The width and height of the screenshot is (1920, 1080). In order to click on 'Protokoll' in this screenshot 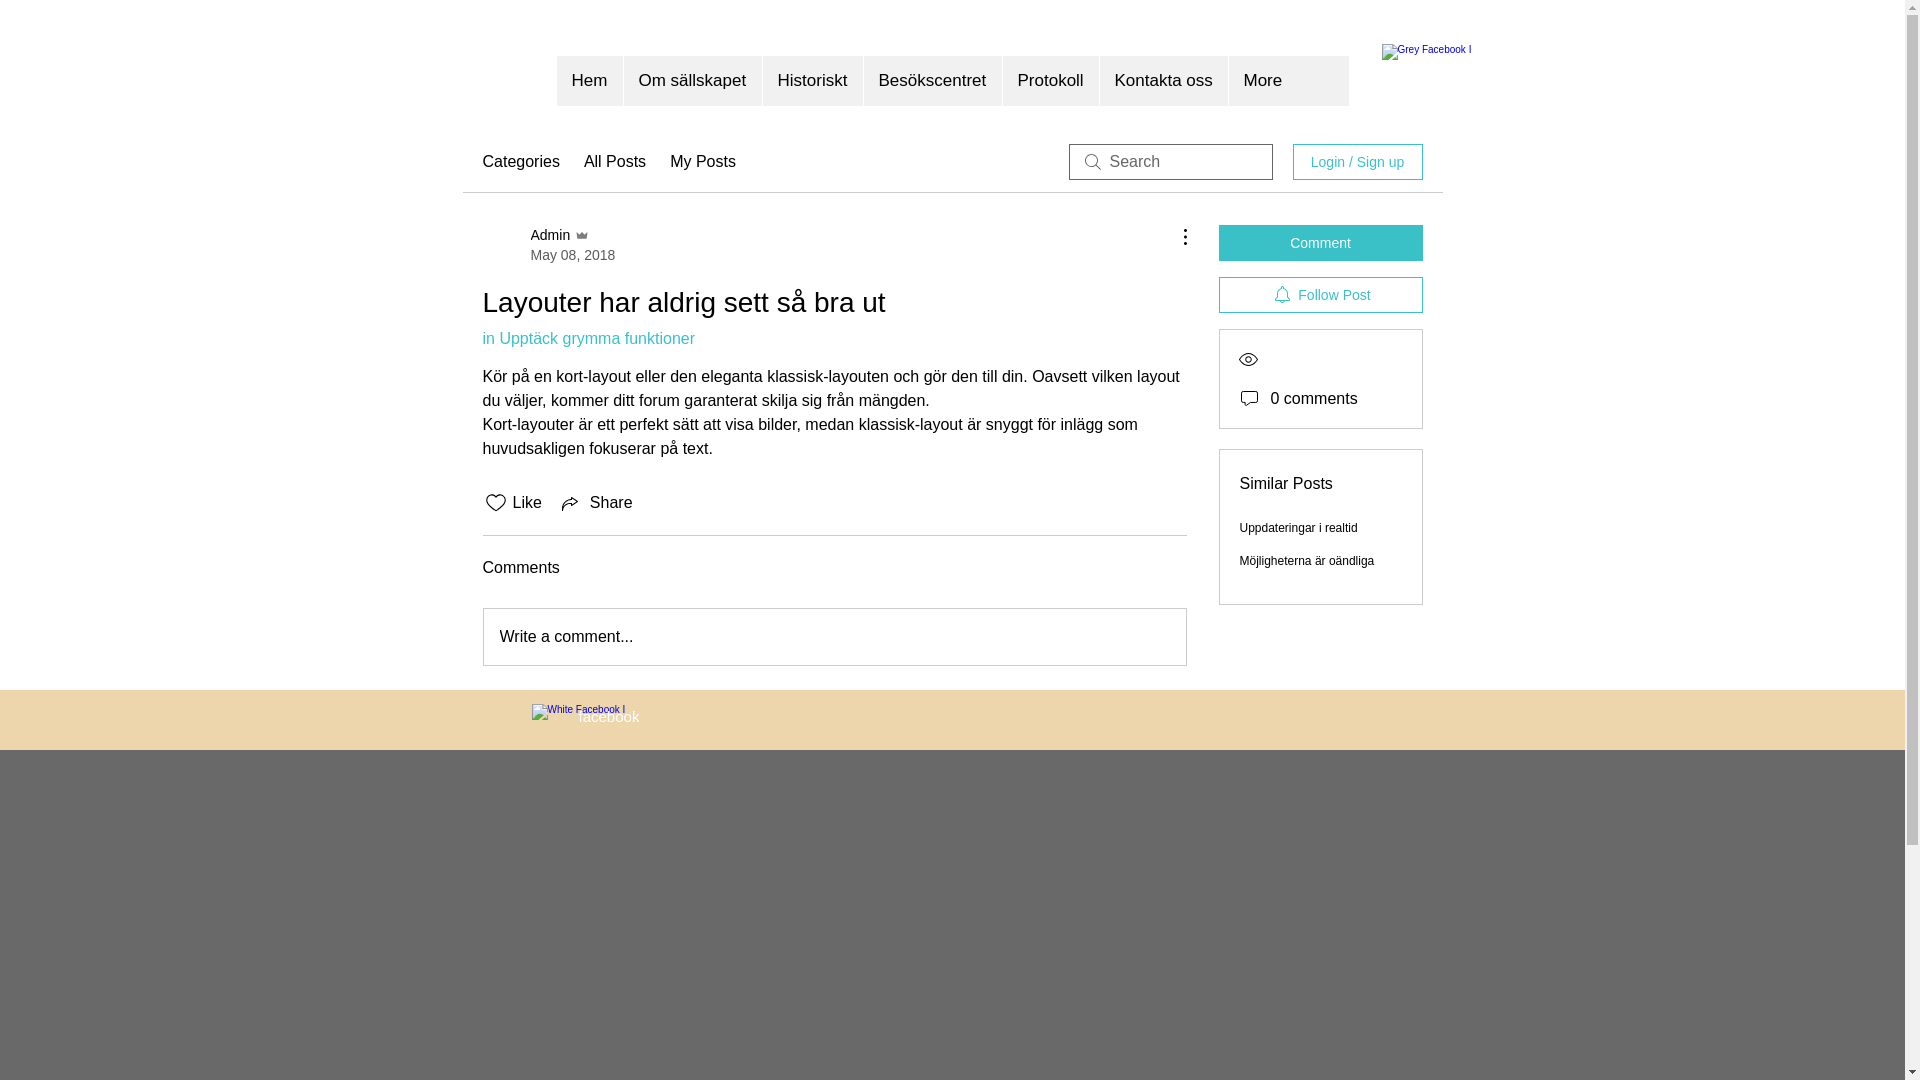, I will do `click(1049, 80)`.